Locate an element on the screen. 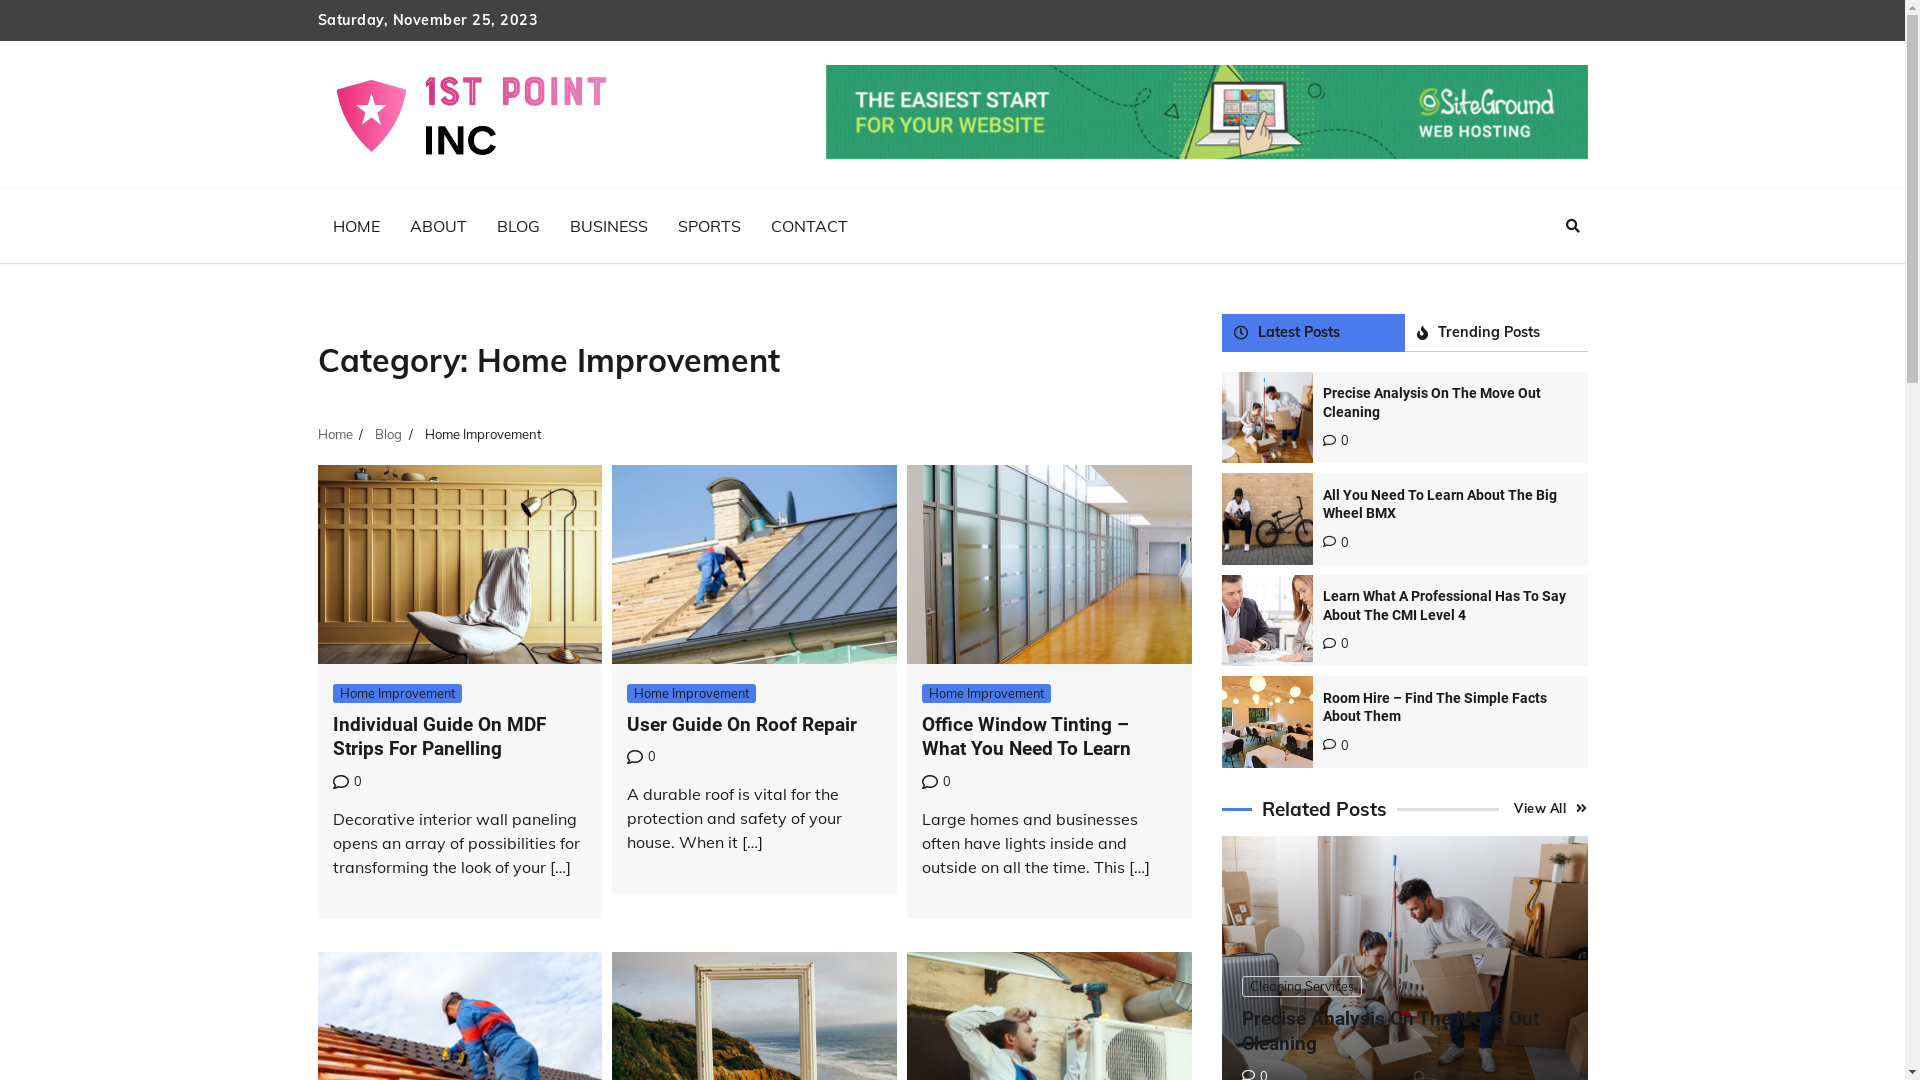 This screenshot has height=1080, width=1920. 'Trending Posts' is located at coordinates (1495, 331).